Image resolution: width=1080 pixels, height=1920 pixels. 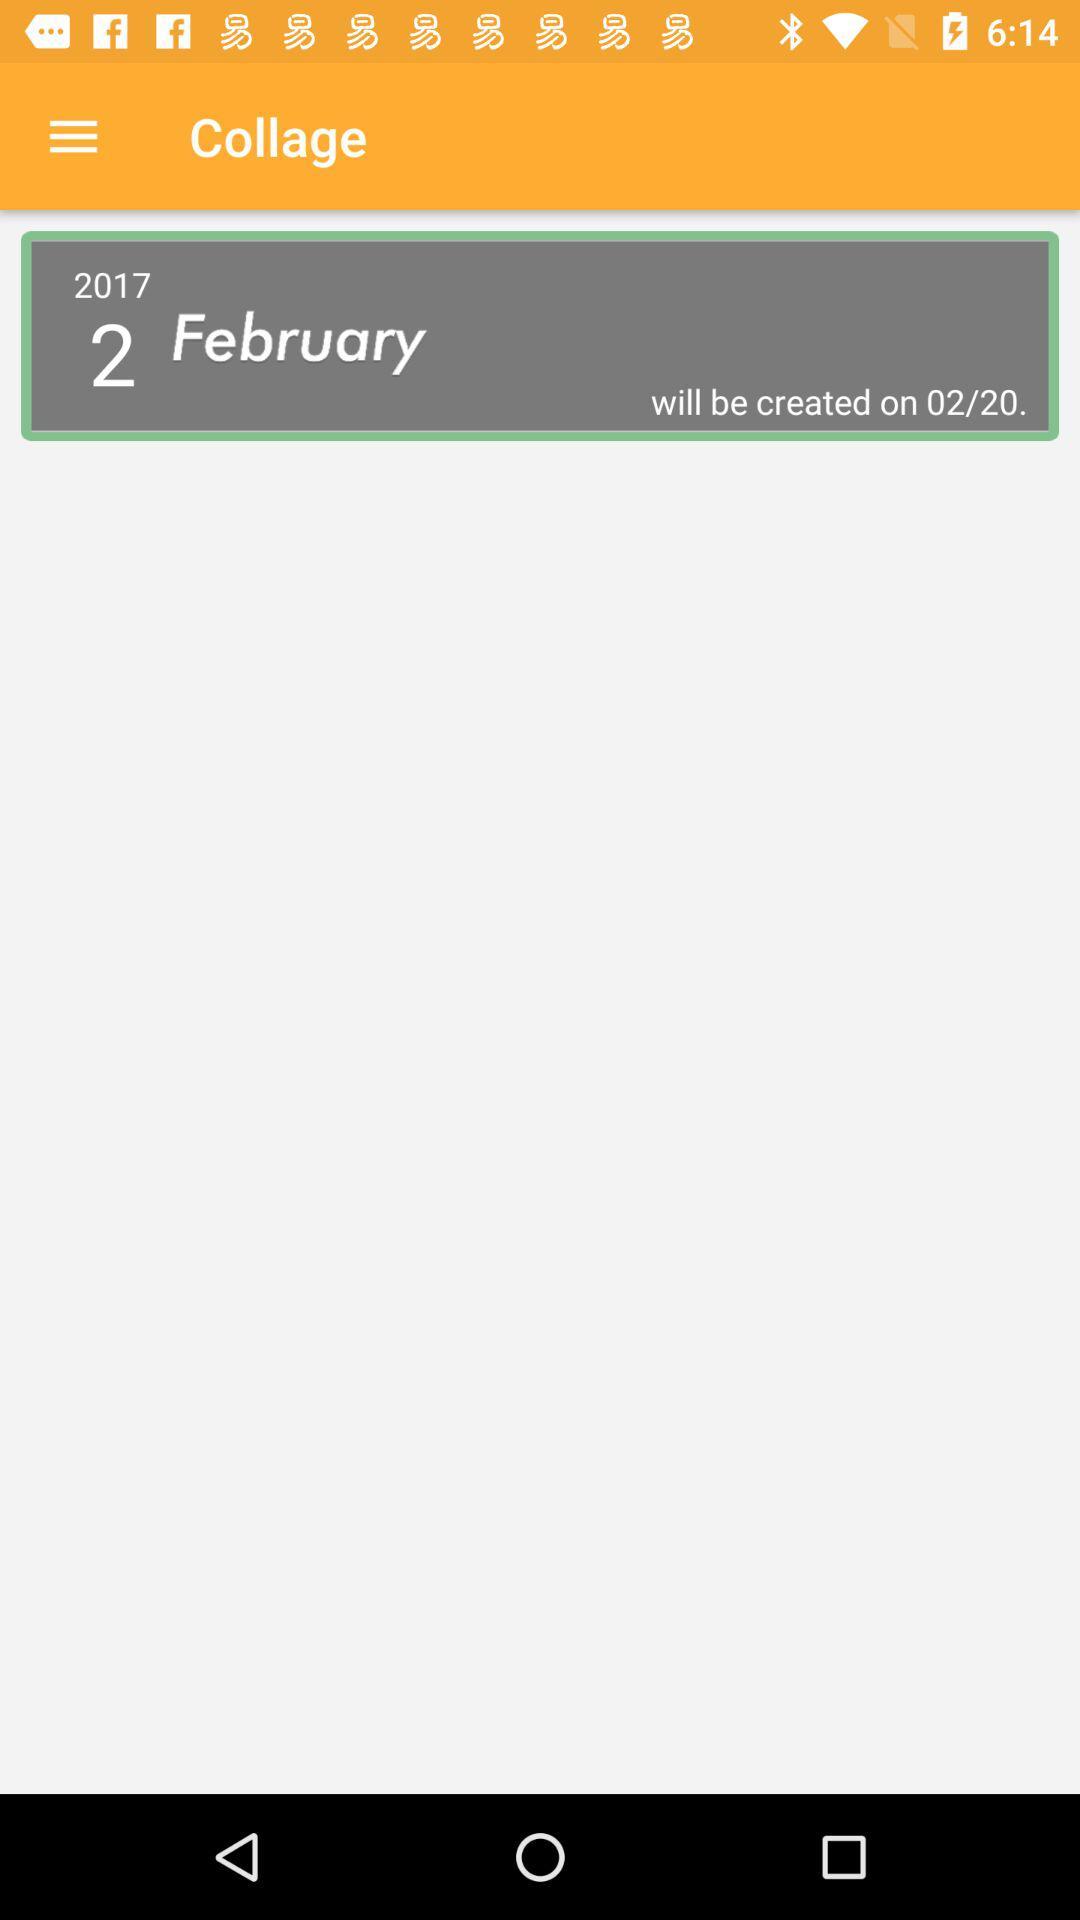 What do you see at coordinates (112, 335) in the screenshot?
I see `2017` at bounding box center [112, 335].